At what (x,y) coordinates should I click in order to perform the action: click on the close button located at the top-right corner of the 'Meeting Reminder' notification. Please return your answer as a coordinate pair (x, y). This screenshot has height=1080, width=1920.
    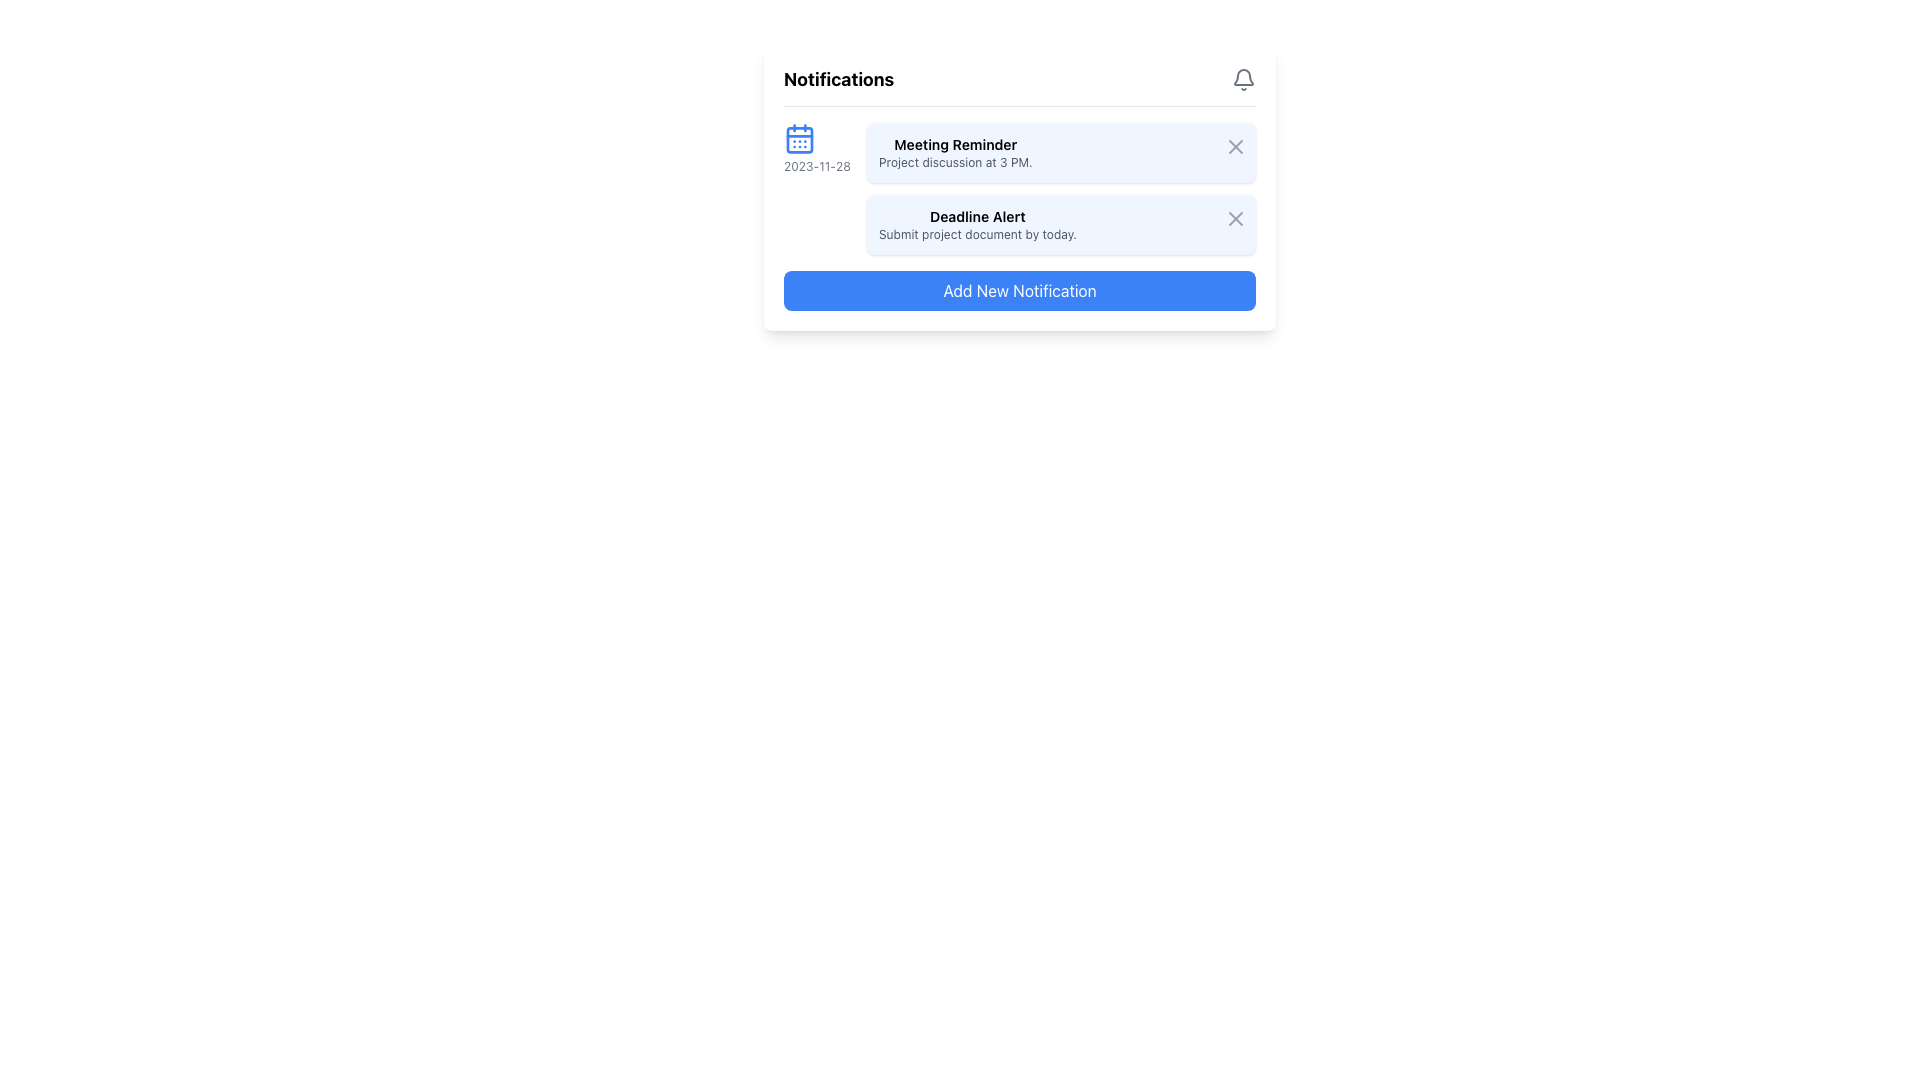
    Looking at the image, I should click on (1232, 144).